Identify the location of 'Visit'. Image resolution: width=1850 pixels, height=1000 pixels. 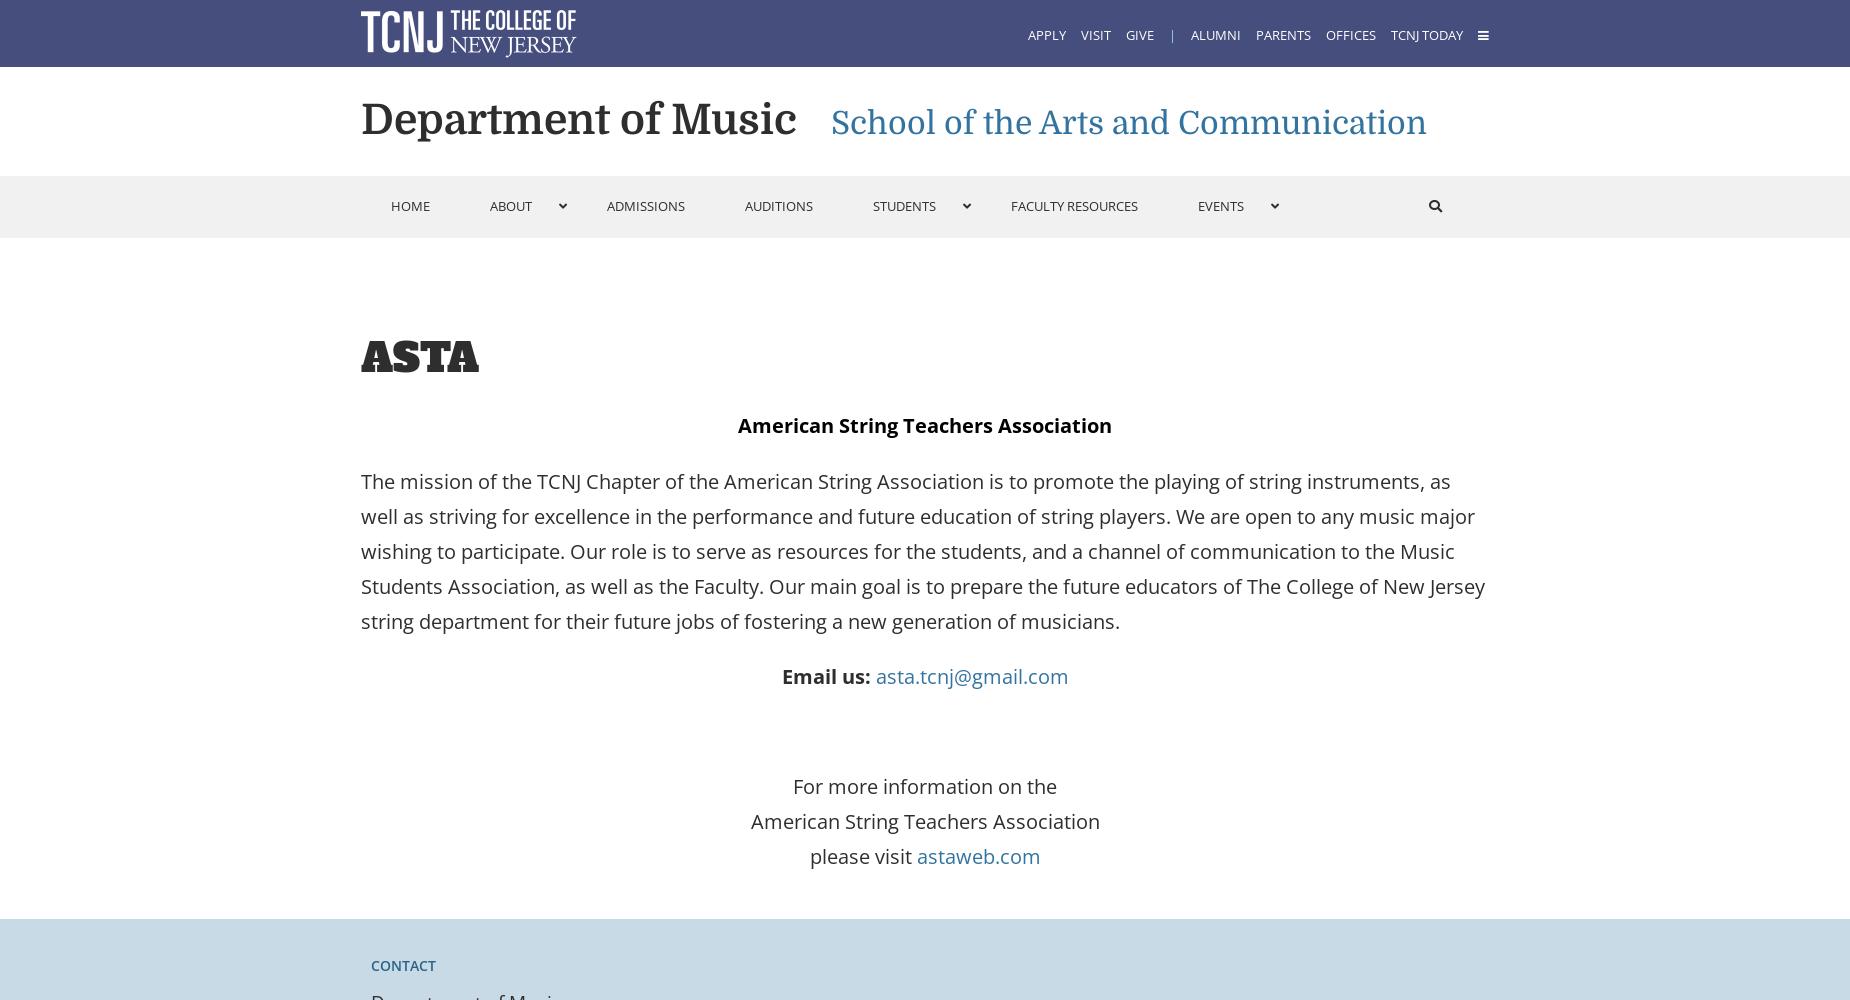
(1094, 35).